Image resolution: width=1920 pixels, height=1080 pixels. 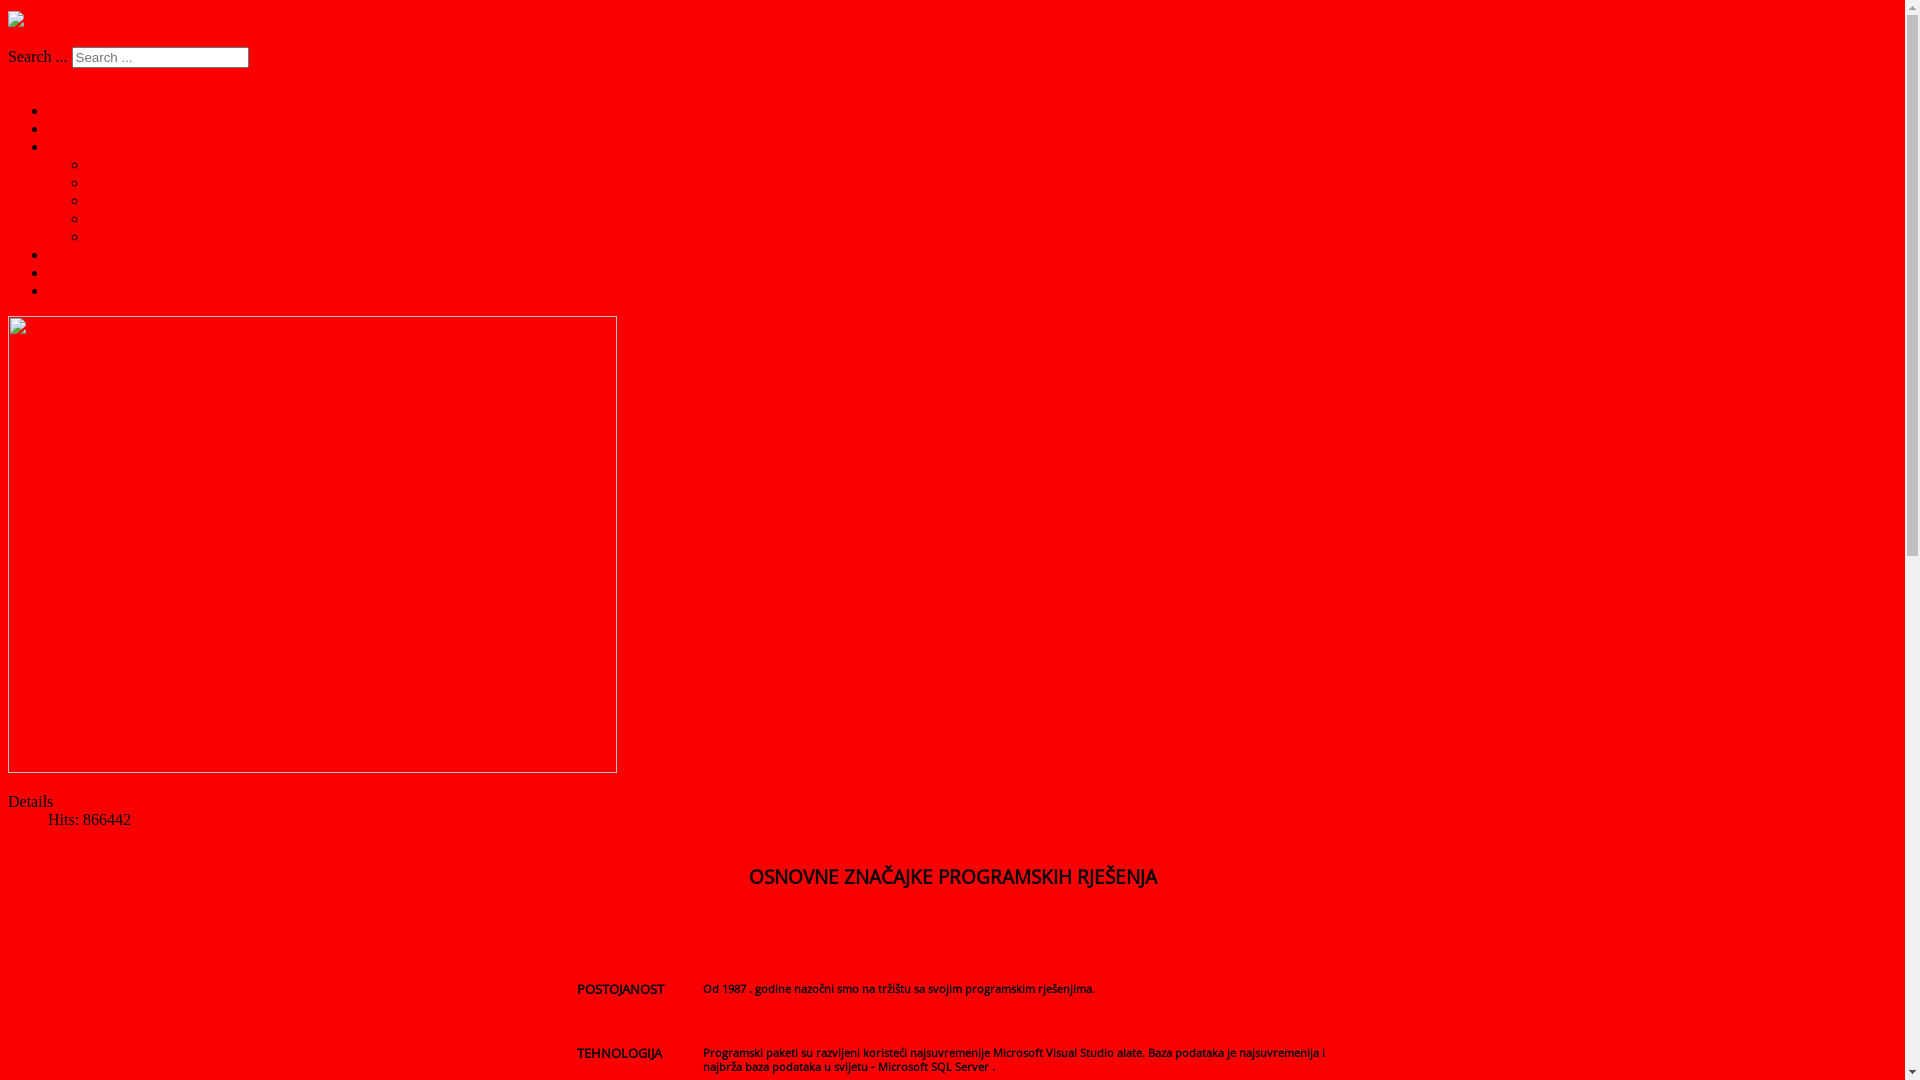 What do you see at coordinates (119, 235) in the screenshot?
I see `'Verzija 21'` at bounding box center [119, 235].